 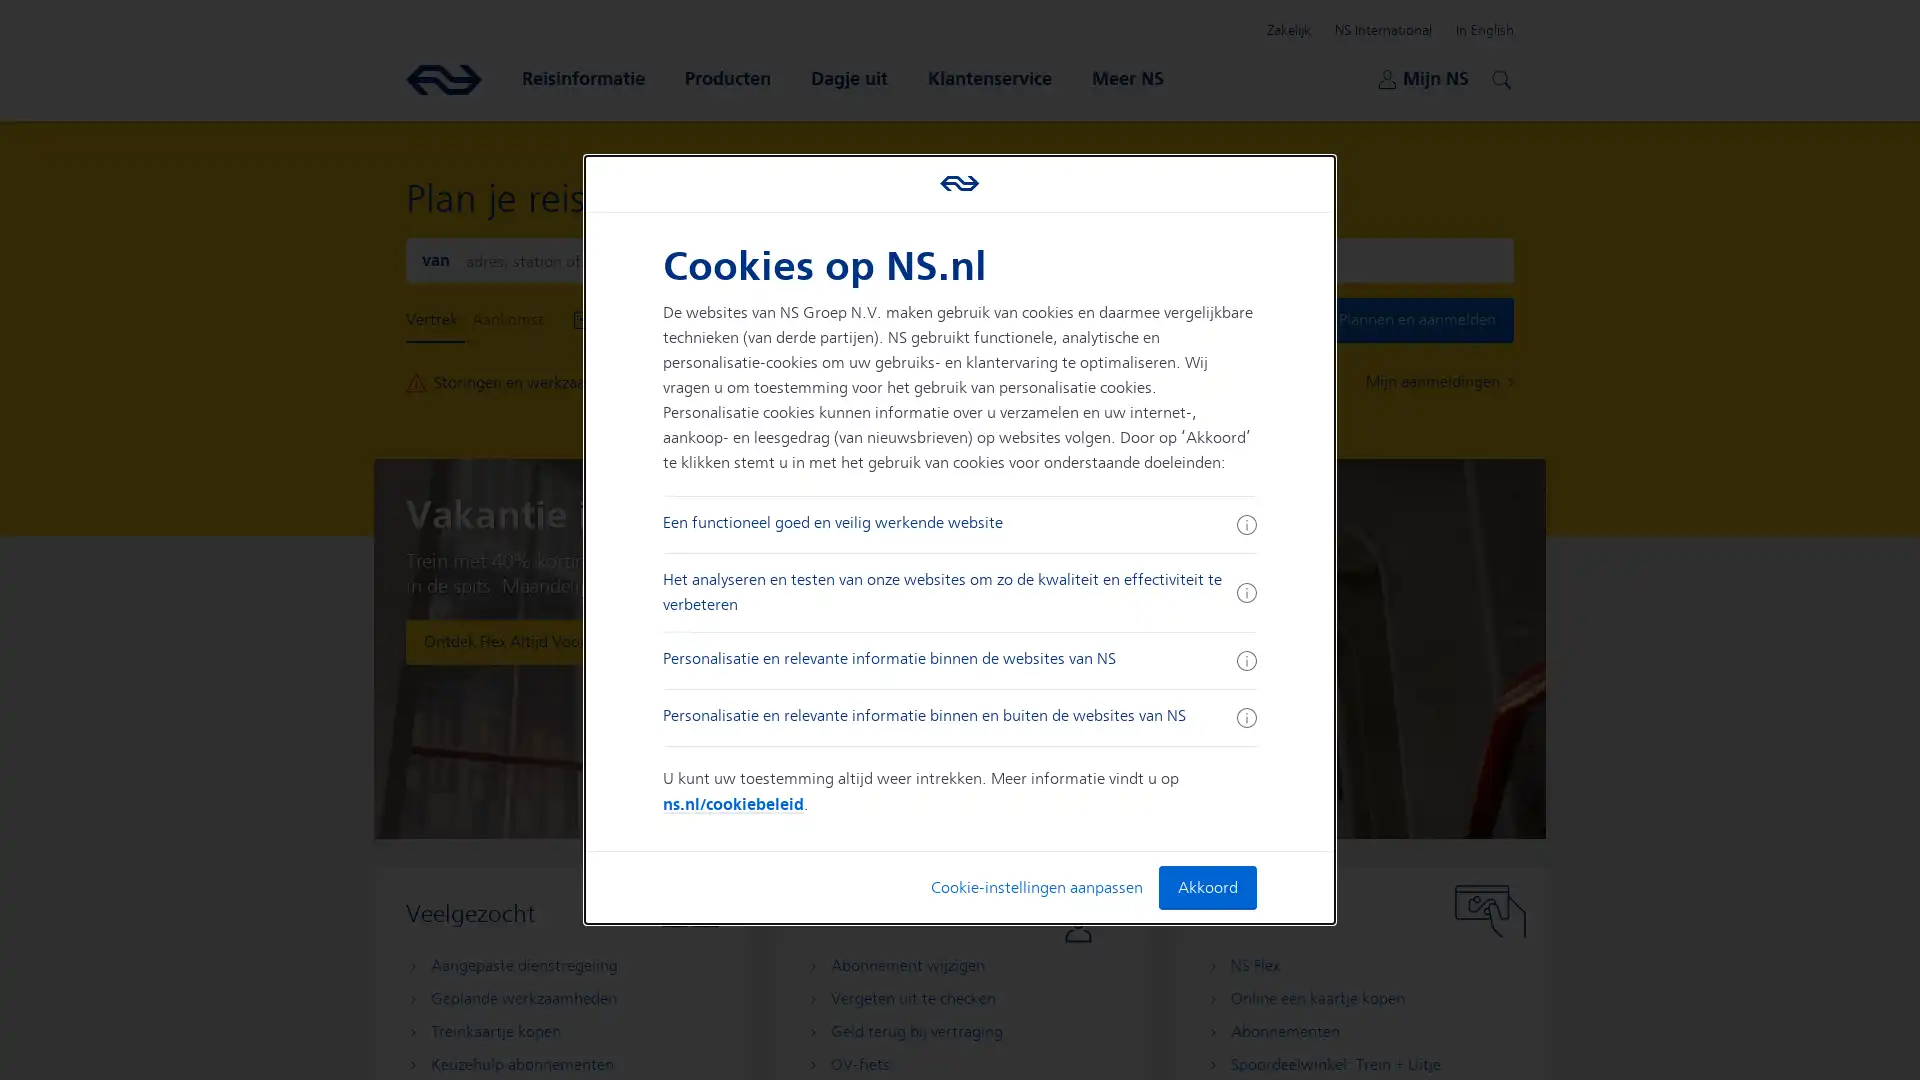 I want to click on Meer informatie ingeklapt, so click(x=1245, y=592).